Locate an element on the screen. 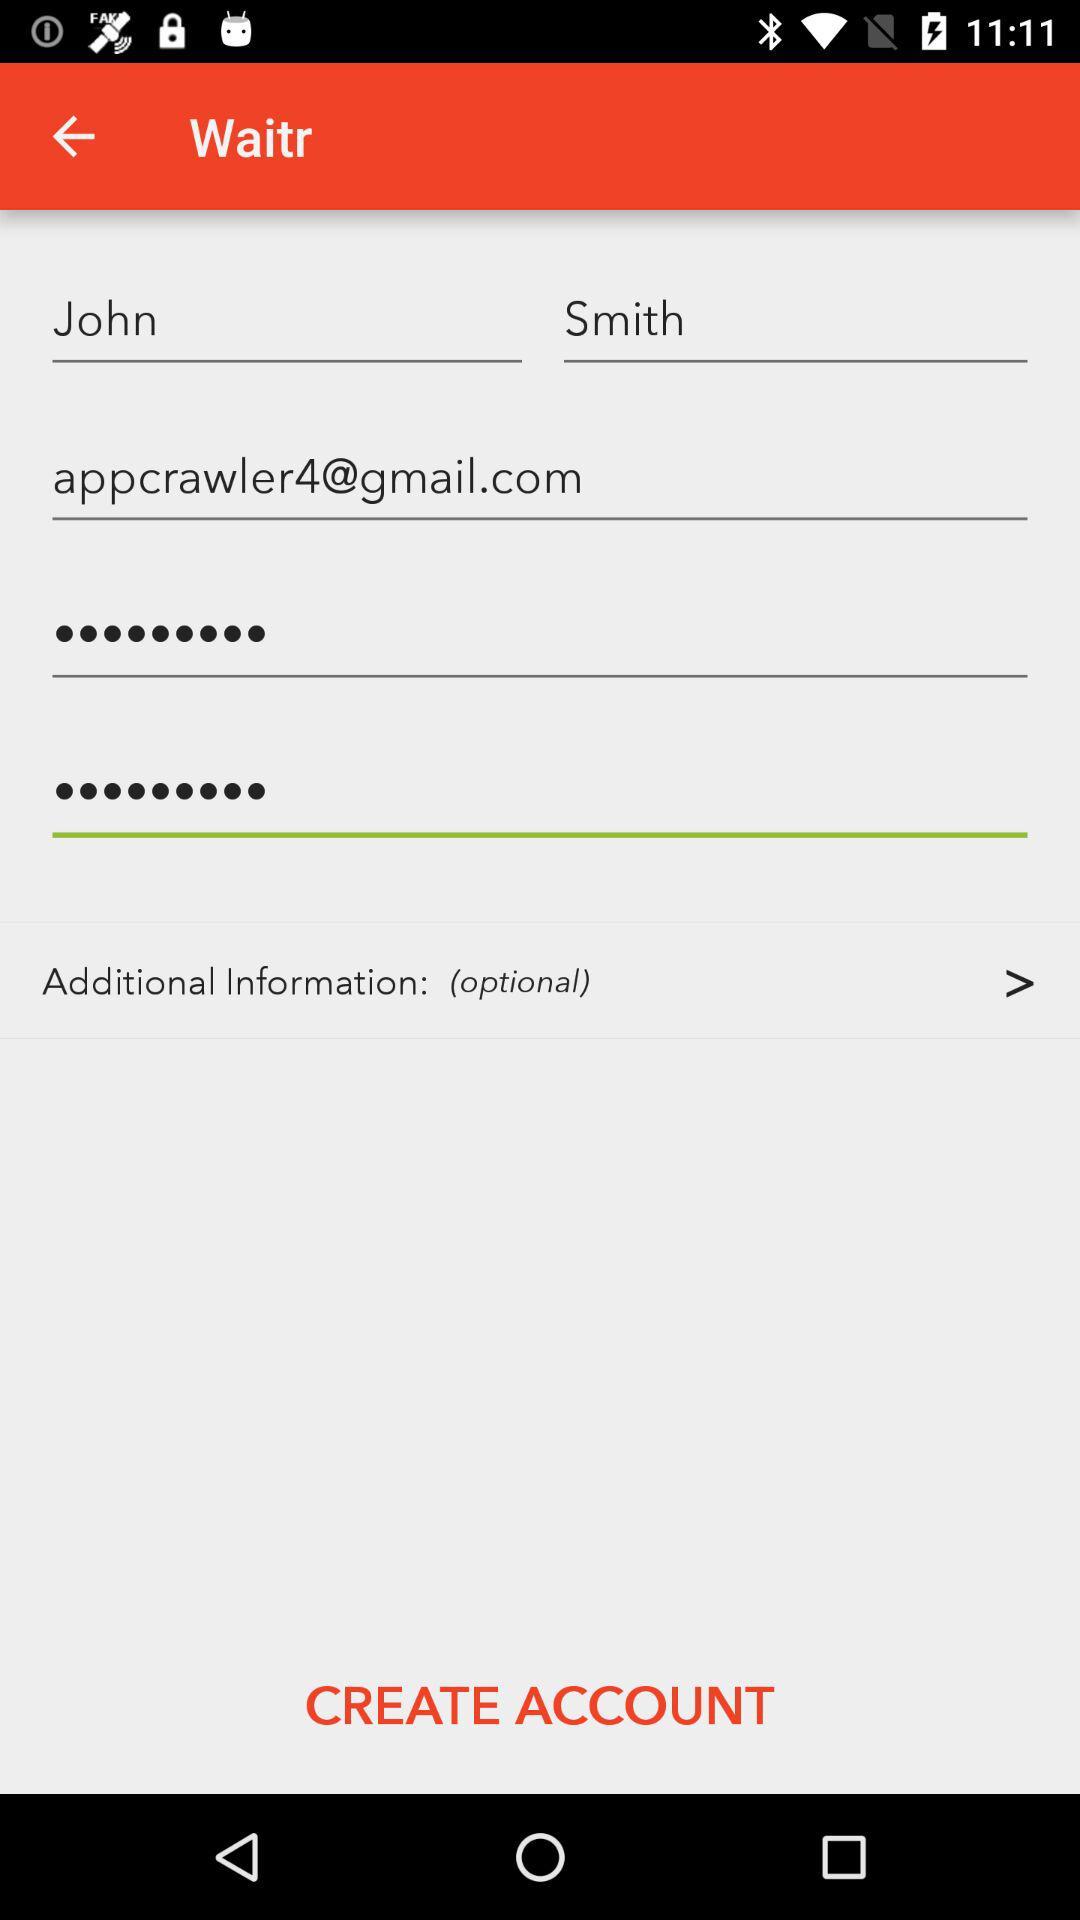  item above appcrawler4@gmail.com item is located at coordinates (794, 316).